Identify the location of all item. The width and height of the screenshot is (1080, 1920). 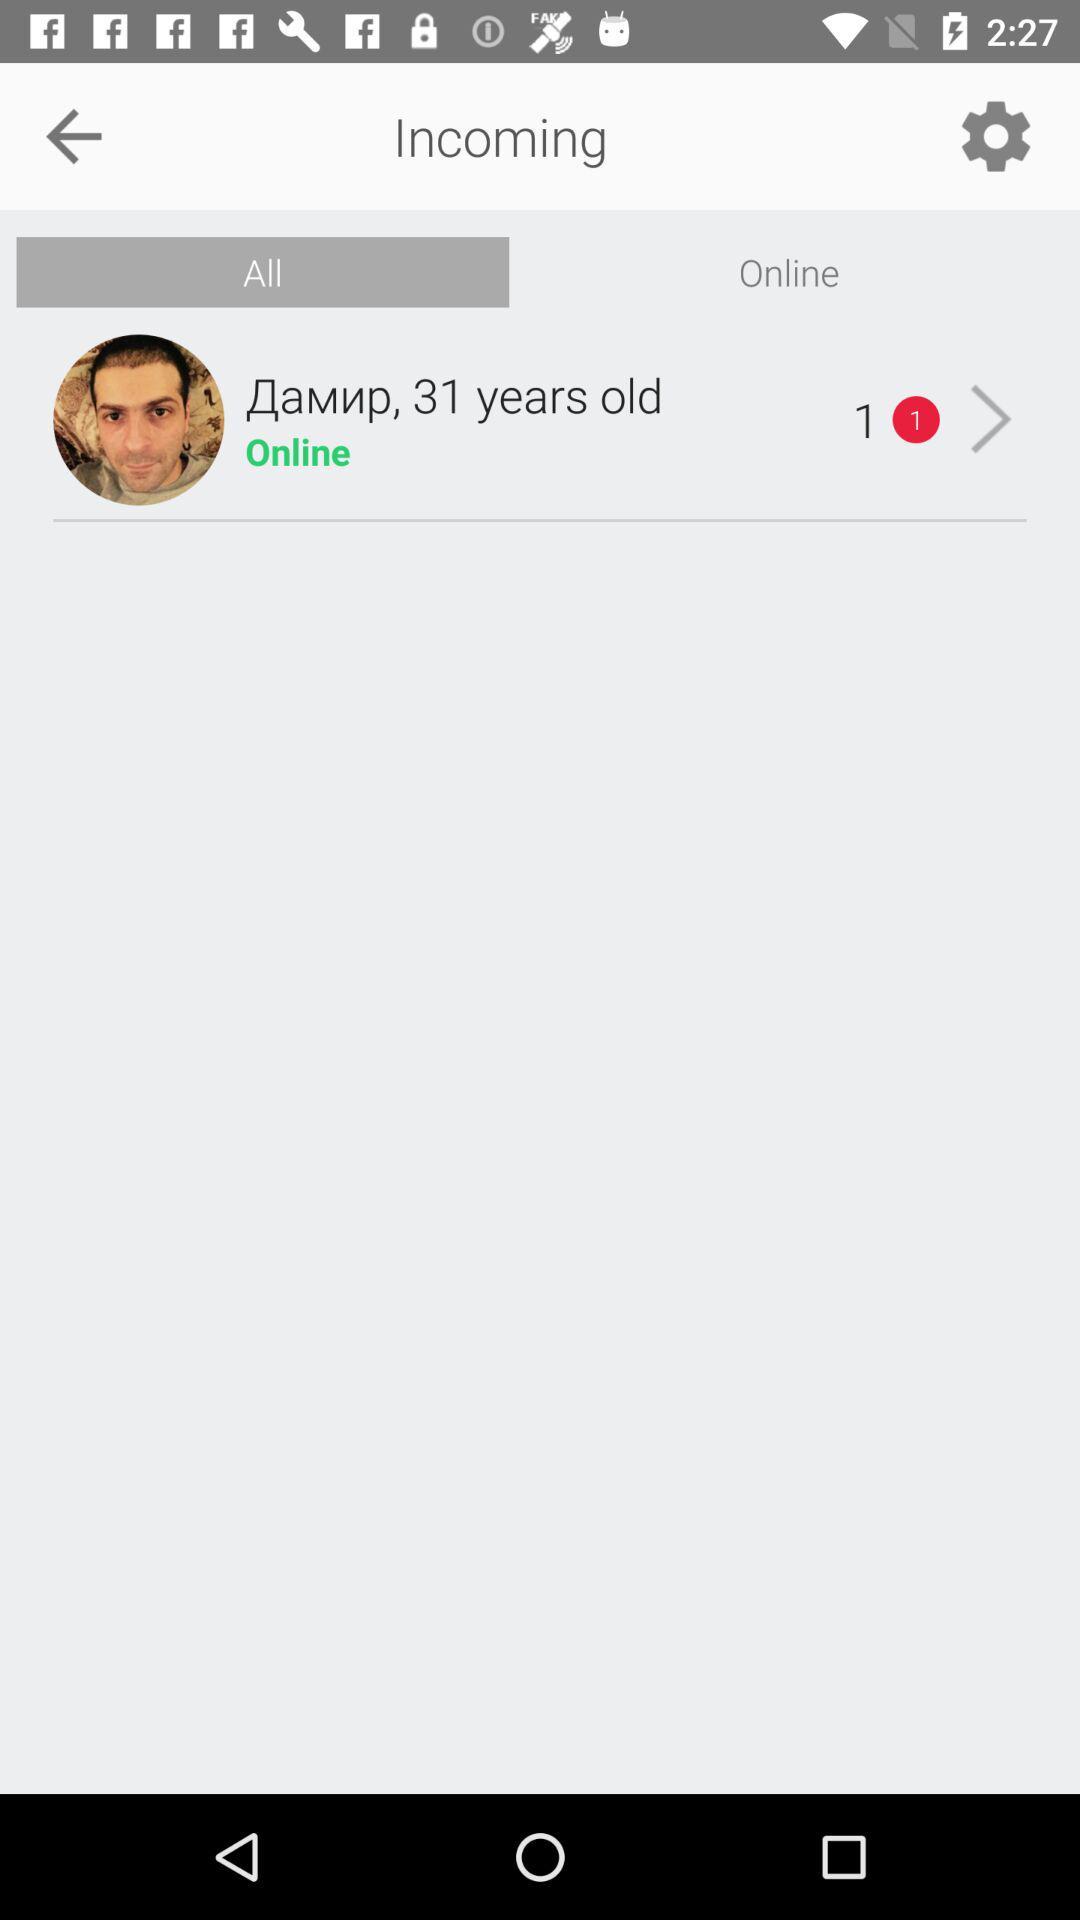
(261, 271).